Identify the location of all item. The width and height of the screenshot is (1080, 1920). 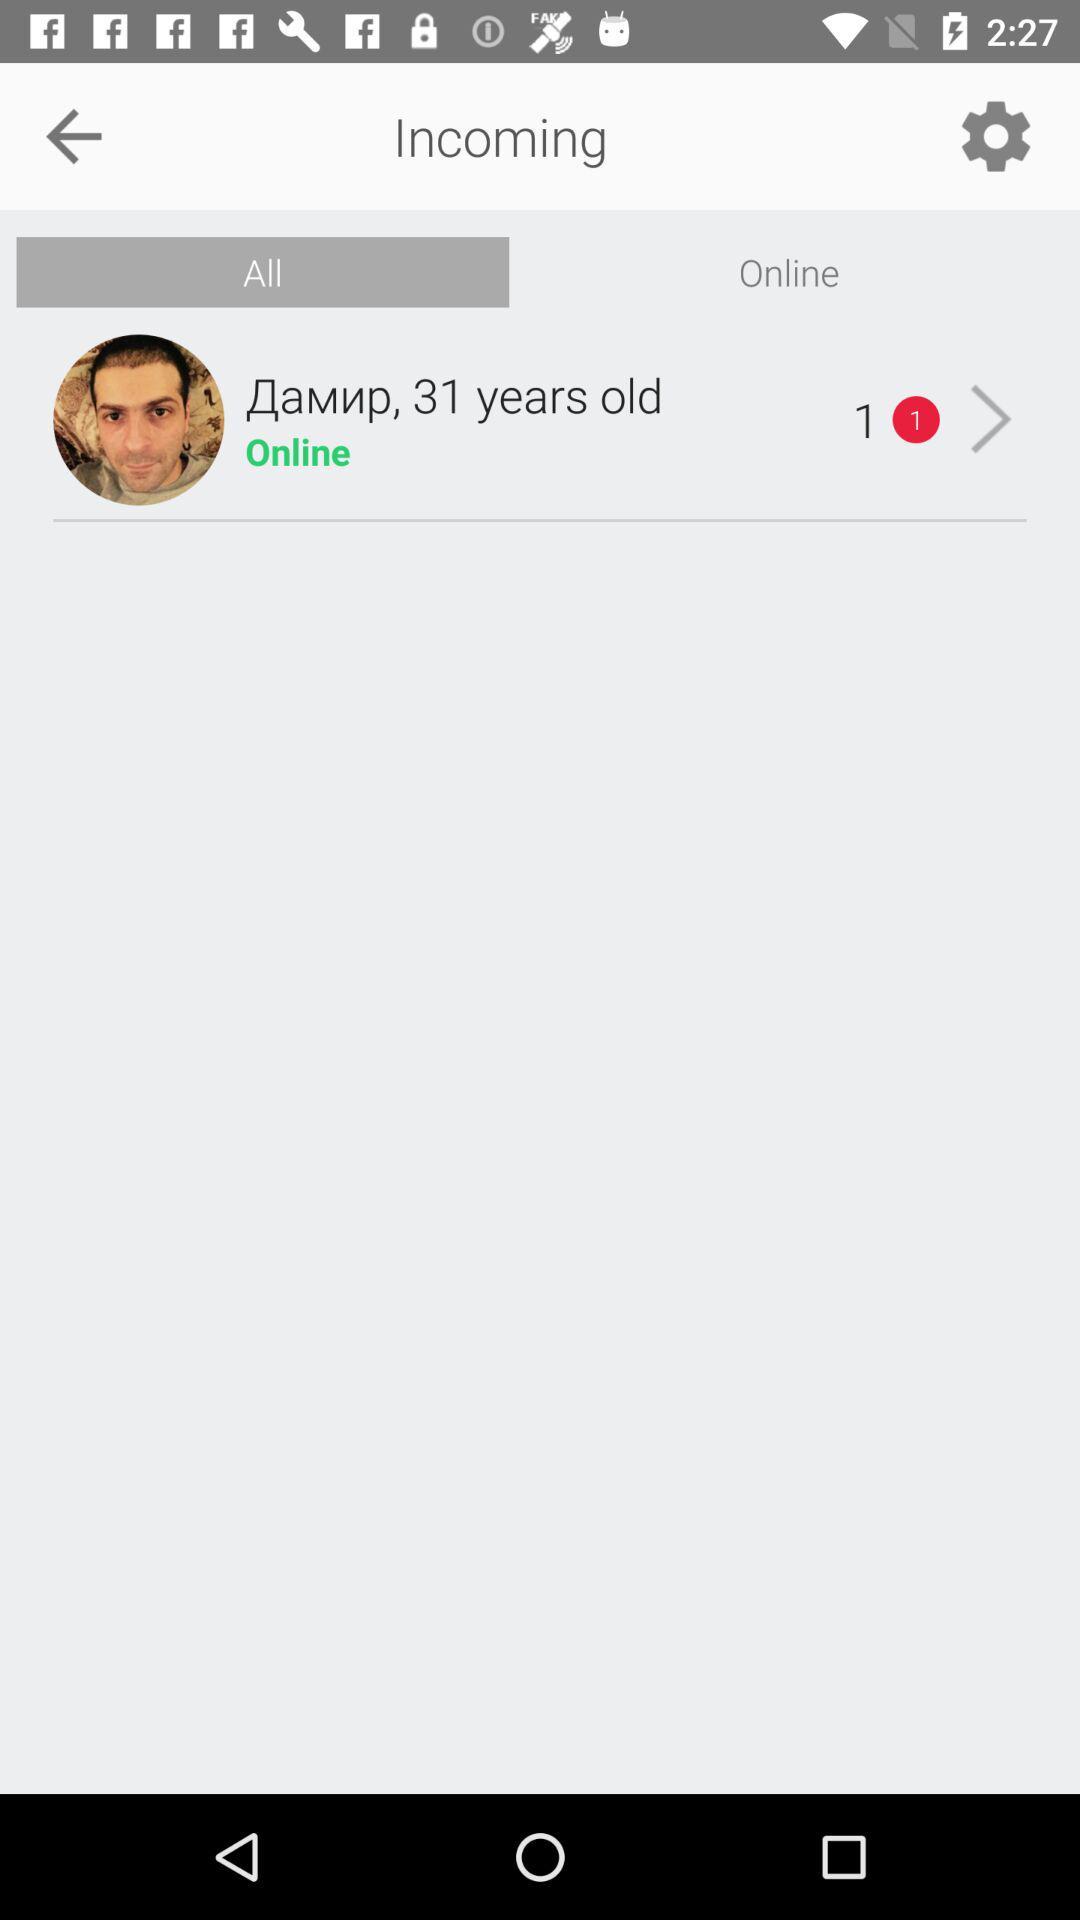
(261, 271).